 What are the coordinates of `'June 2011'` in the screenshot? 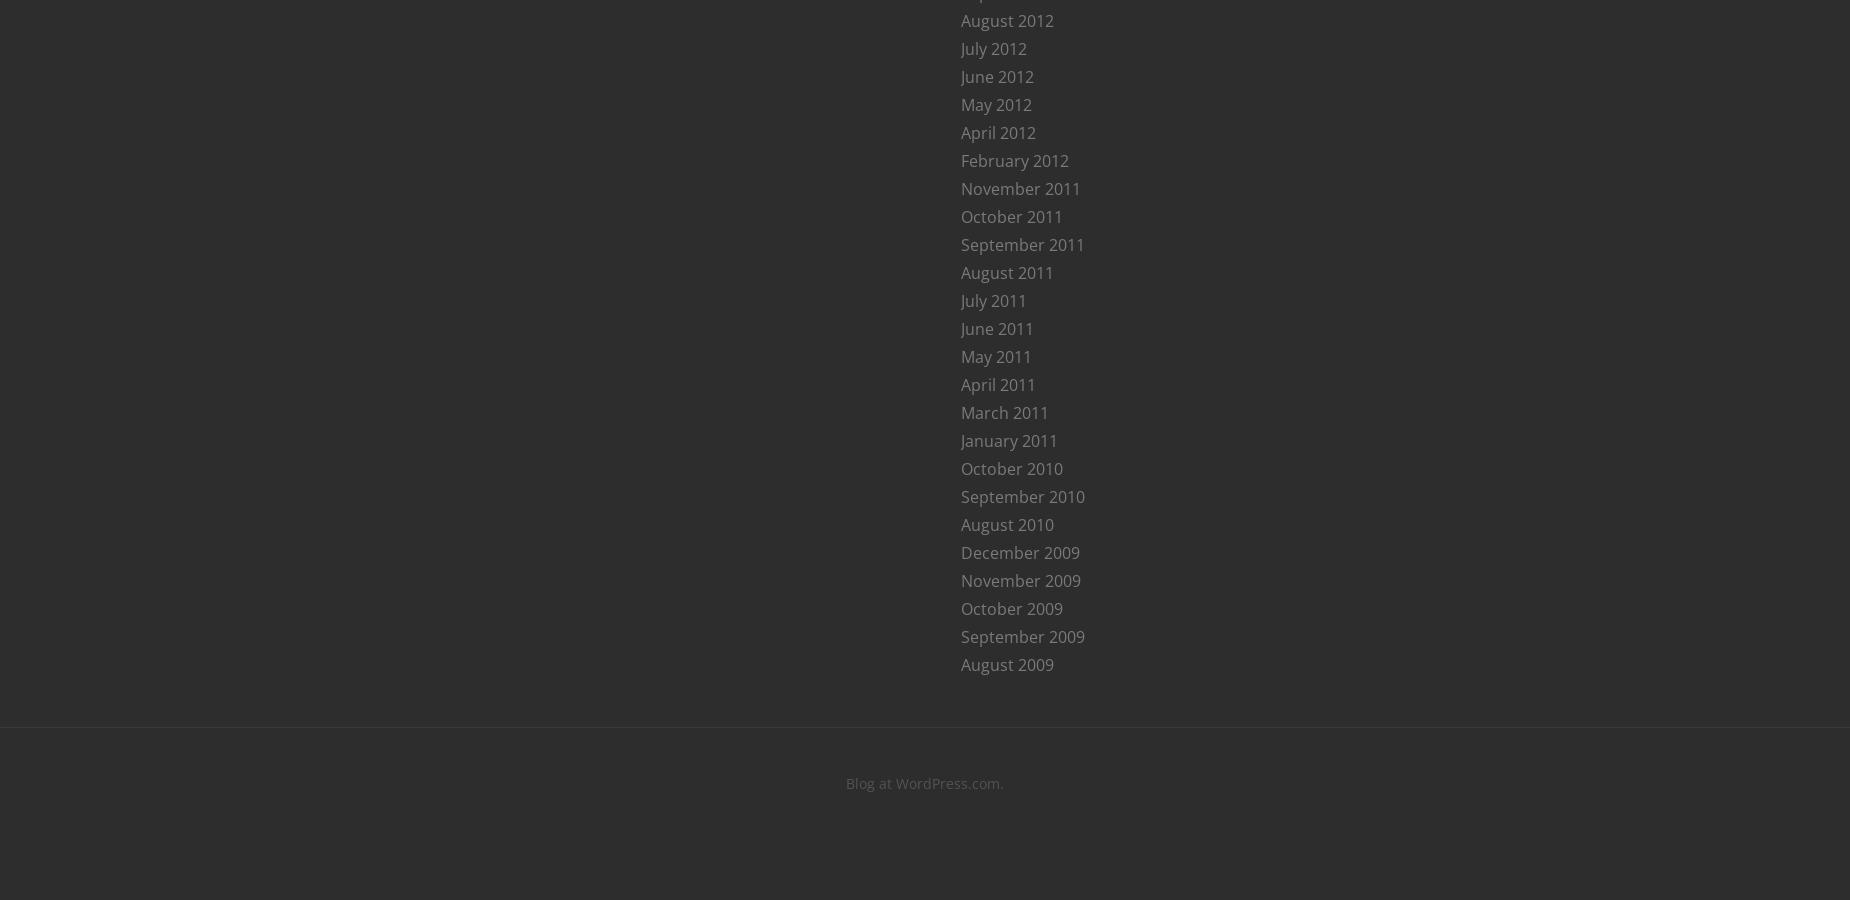 It's located at (996, 326).